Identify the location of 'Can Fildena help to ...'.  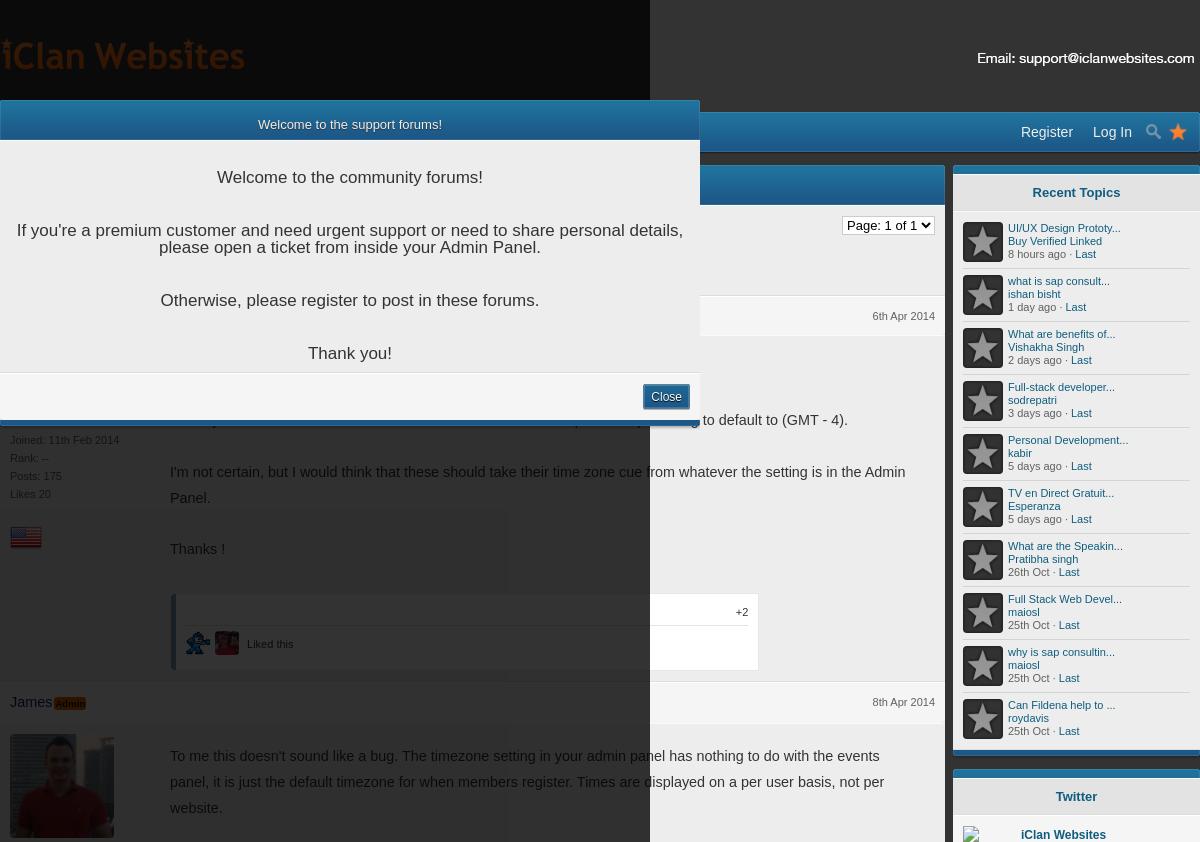
(1060, 705).